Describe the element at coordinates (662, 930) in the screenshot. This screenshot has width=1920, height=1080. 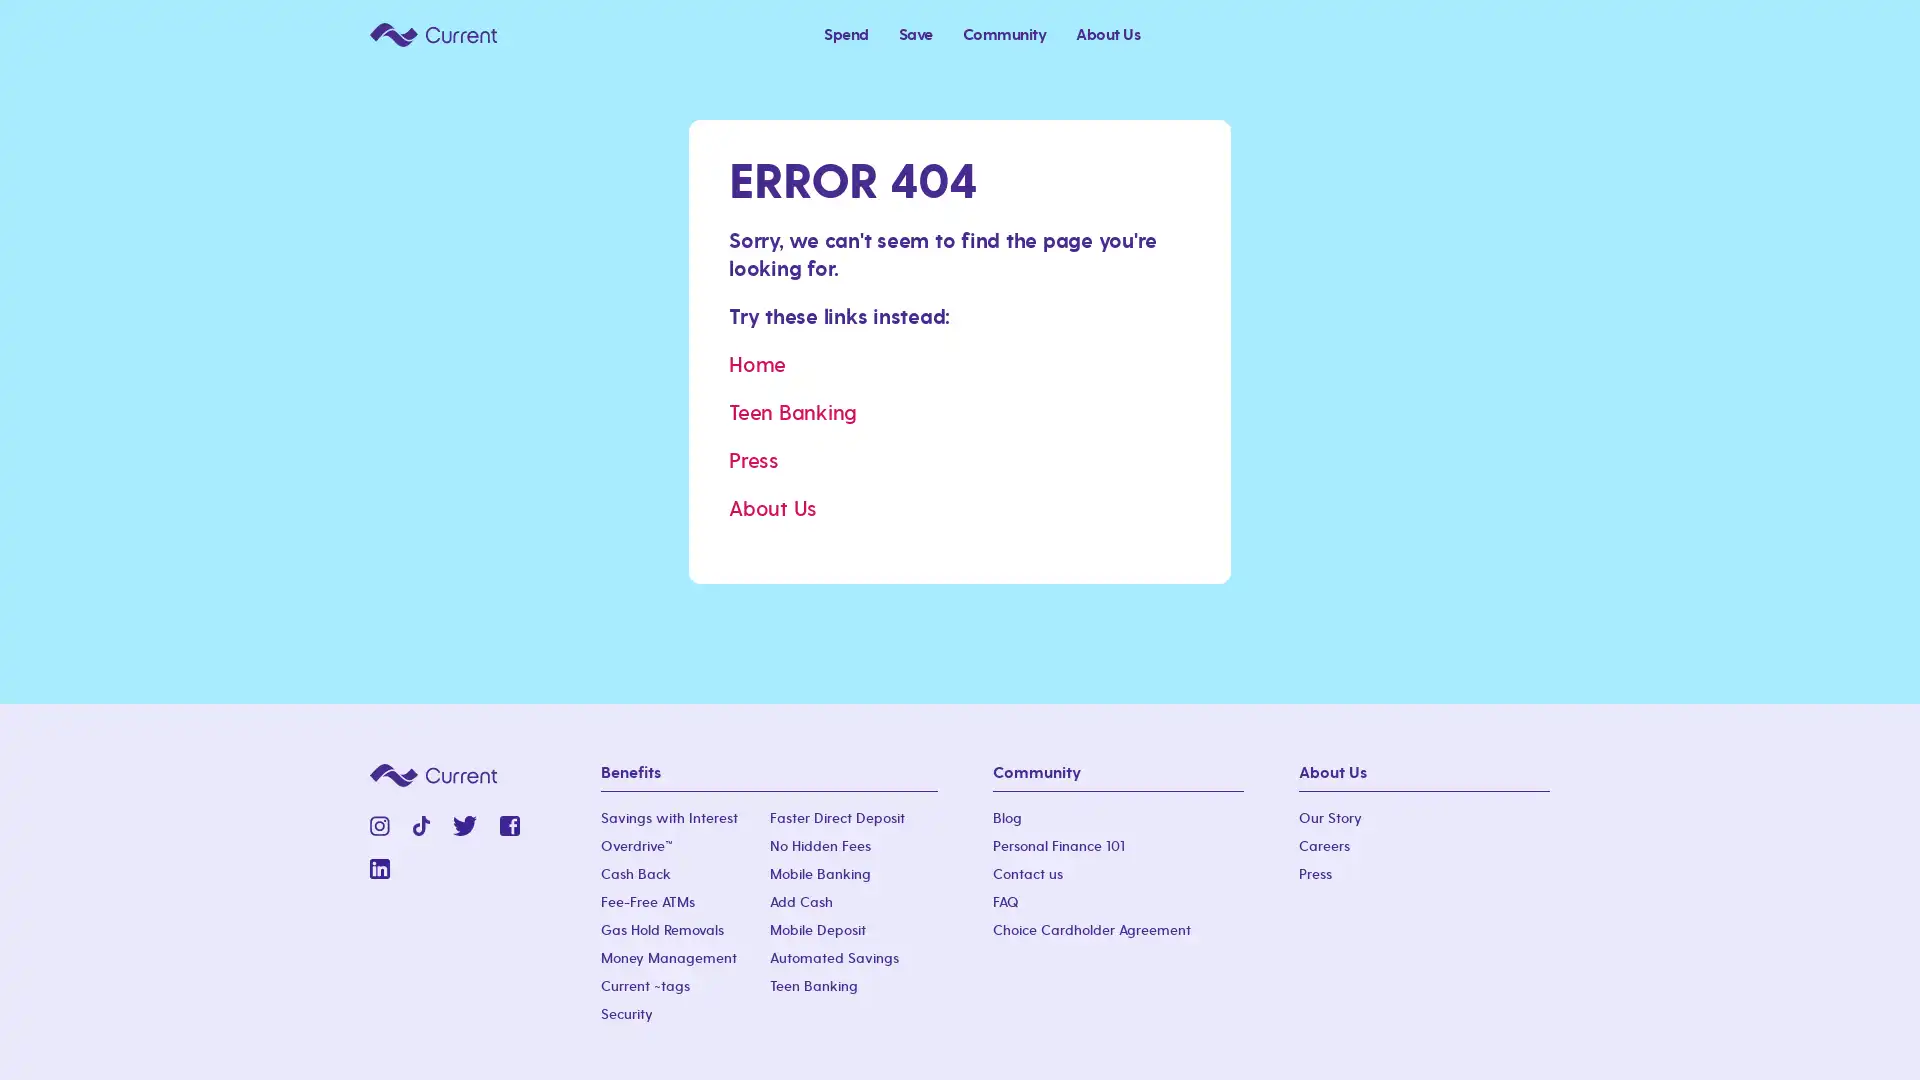
I see `Gas Hold Removals` at that location.